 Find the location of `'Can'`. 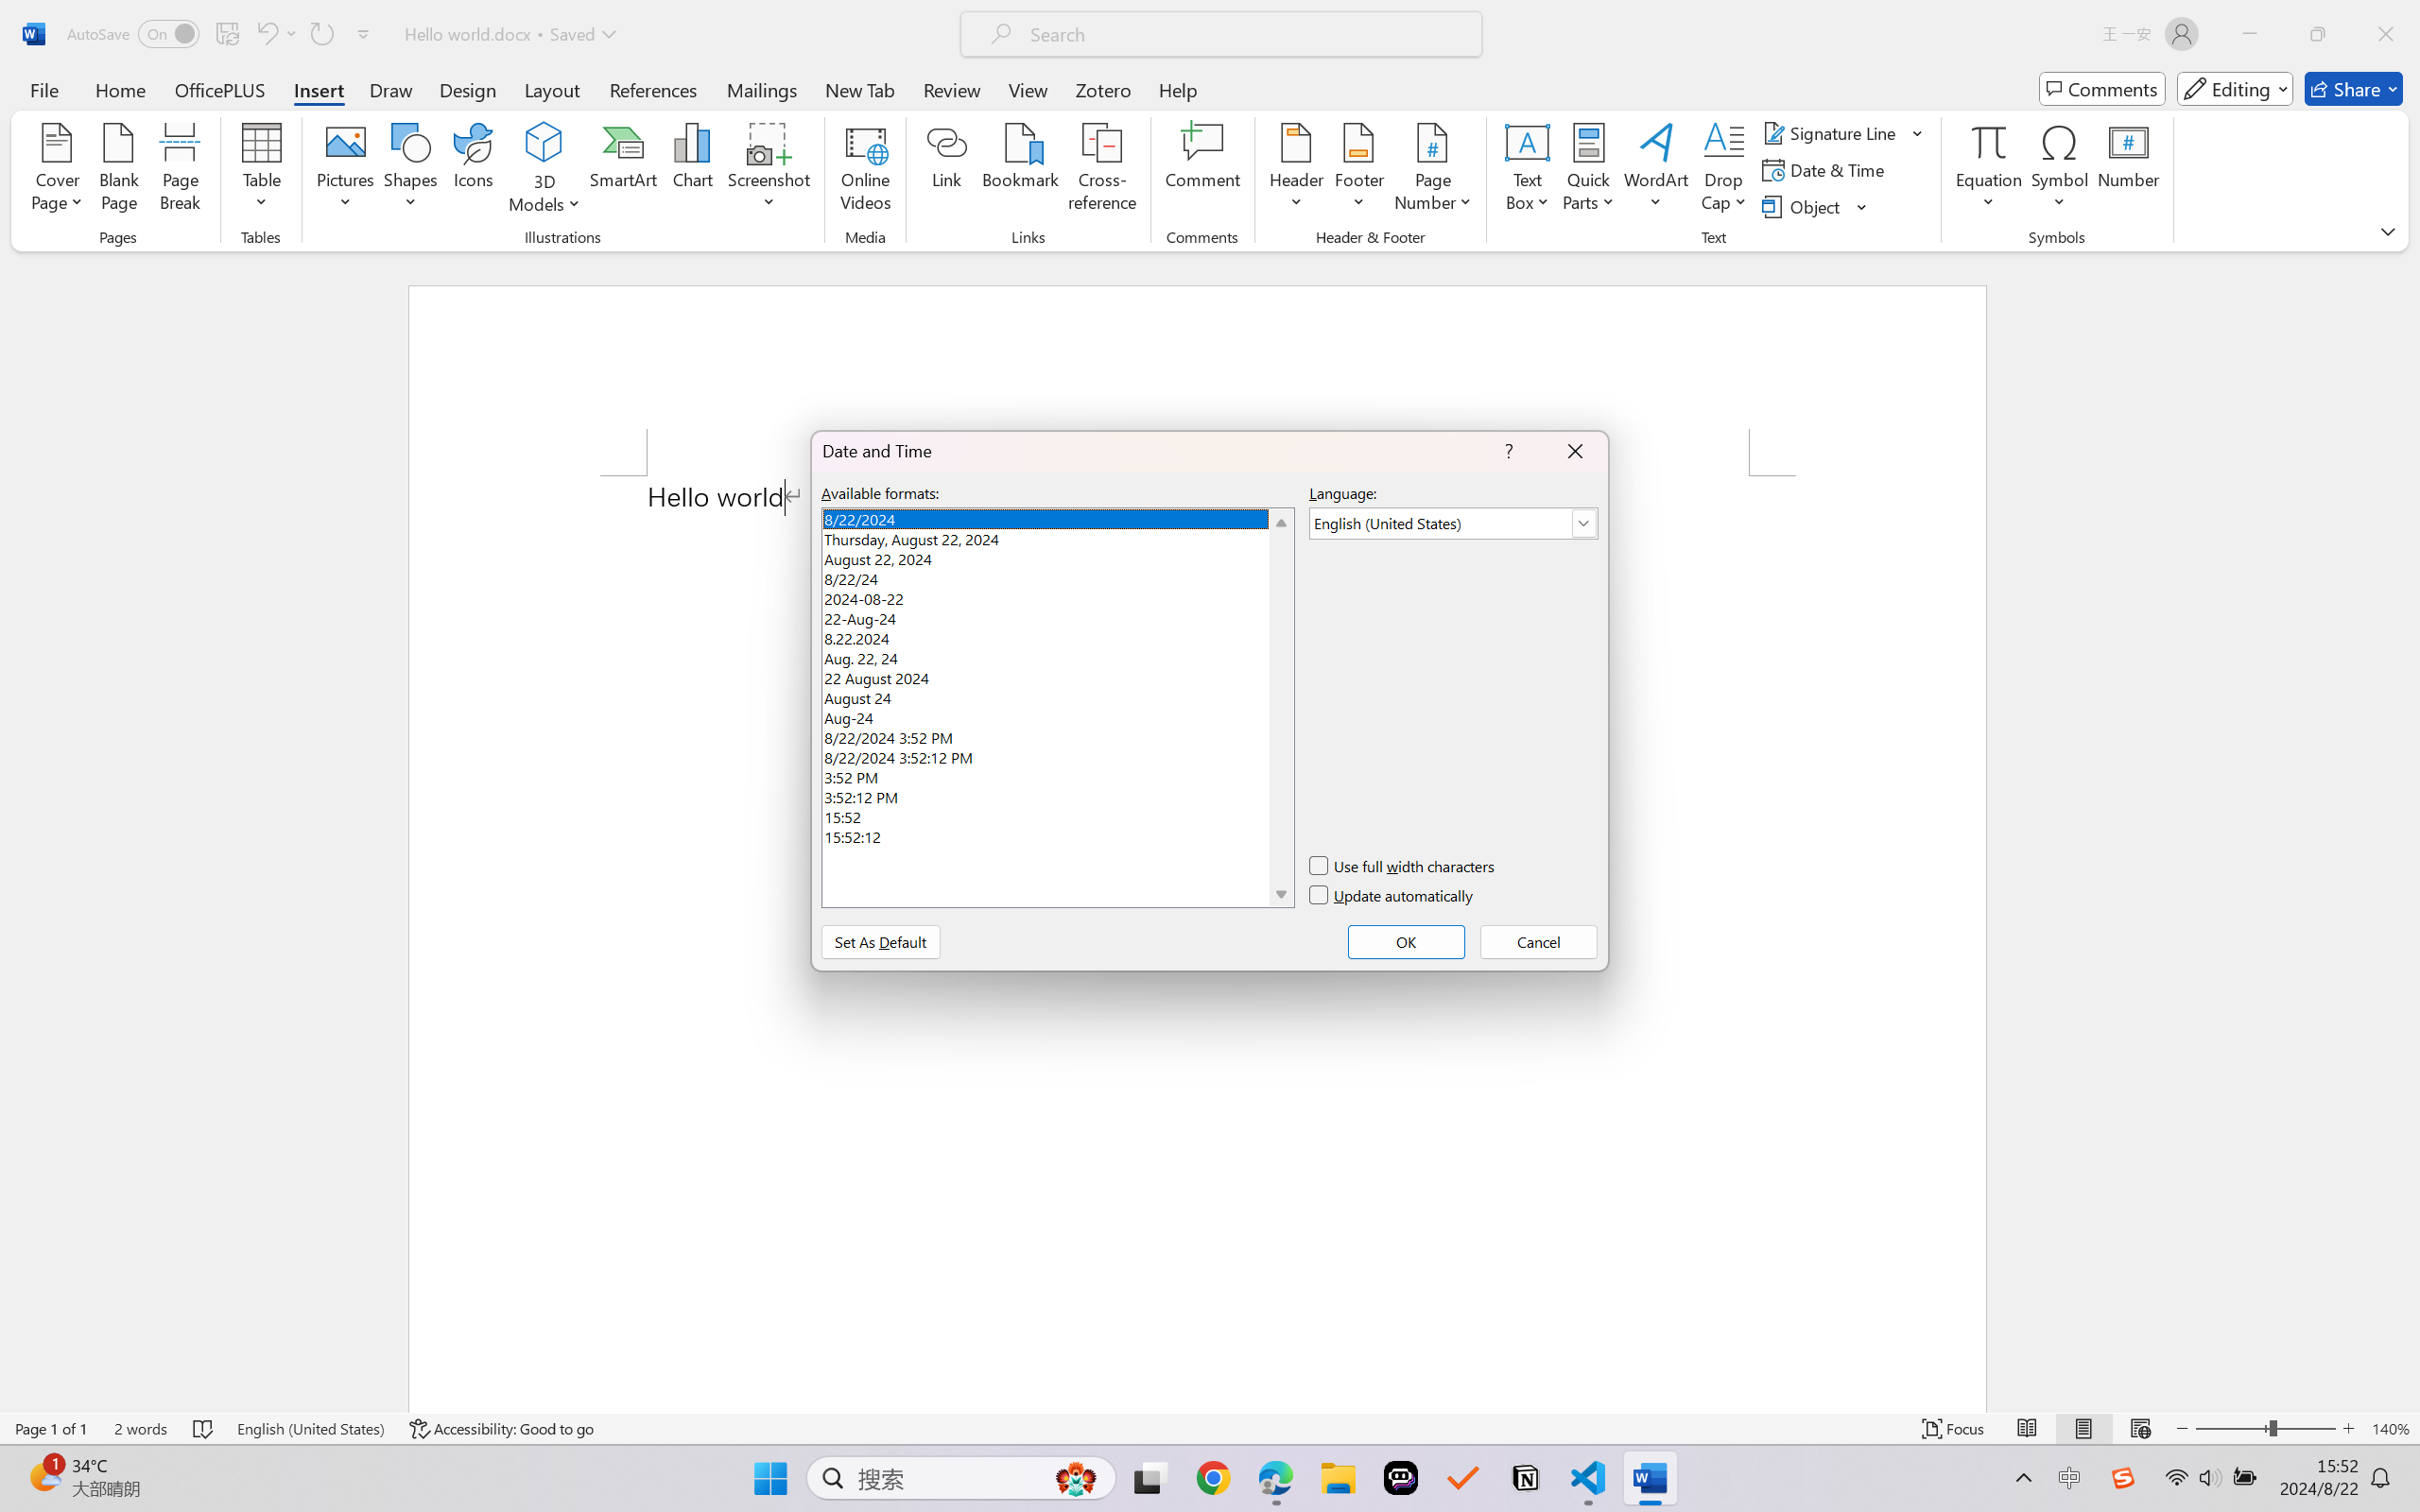

'Can' is located at coordinates (265, 33).